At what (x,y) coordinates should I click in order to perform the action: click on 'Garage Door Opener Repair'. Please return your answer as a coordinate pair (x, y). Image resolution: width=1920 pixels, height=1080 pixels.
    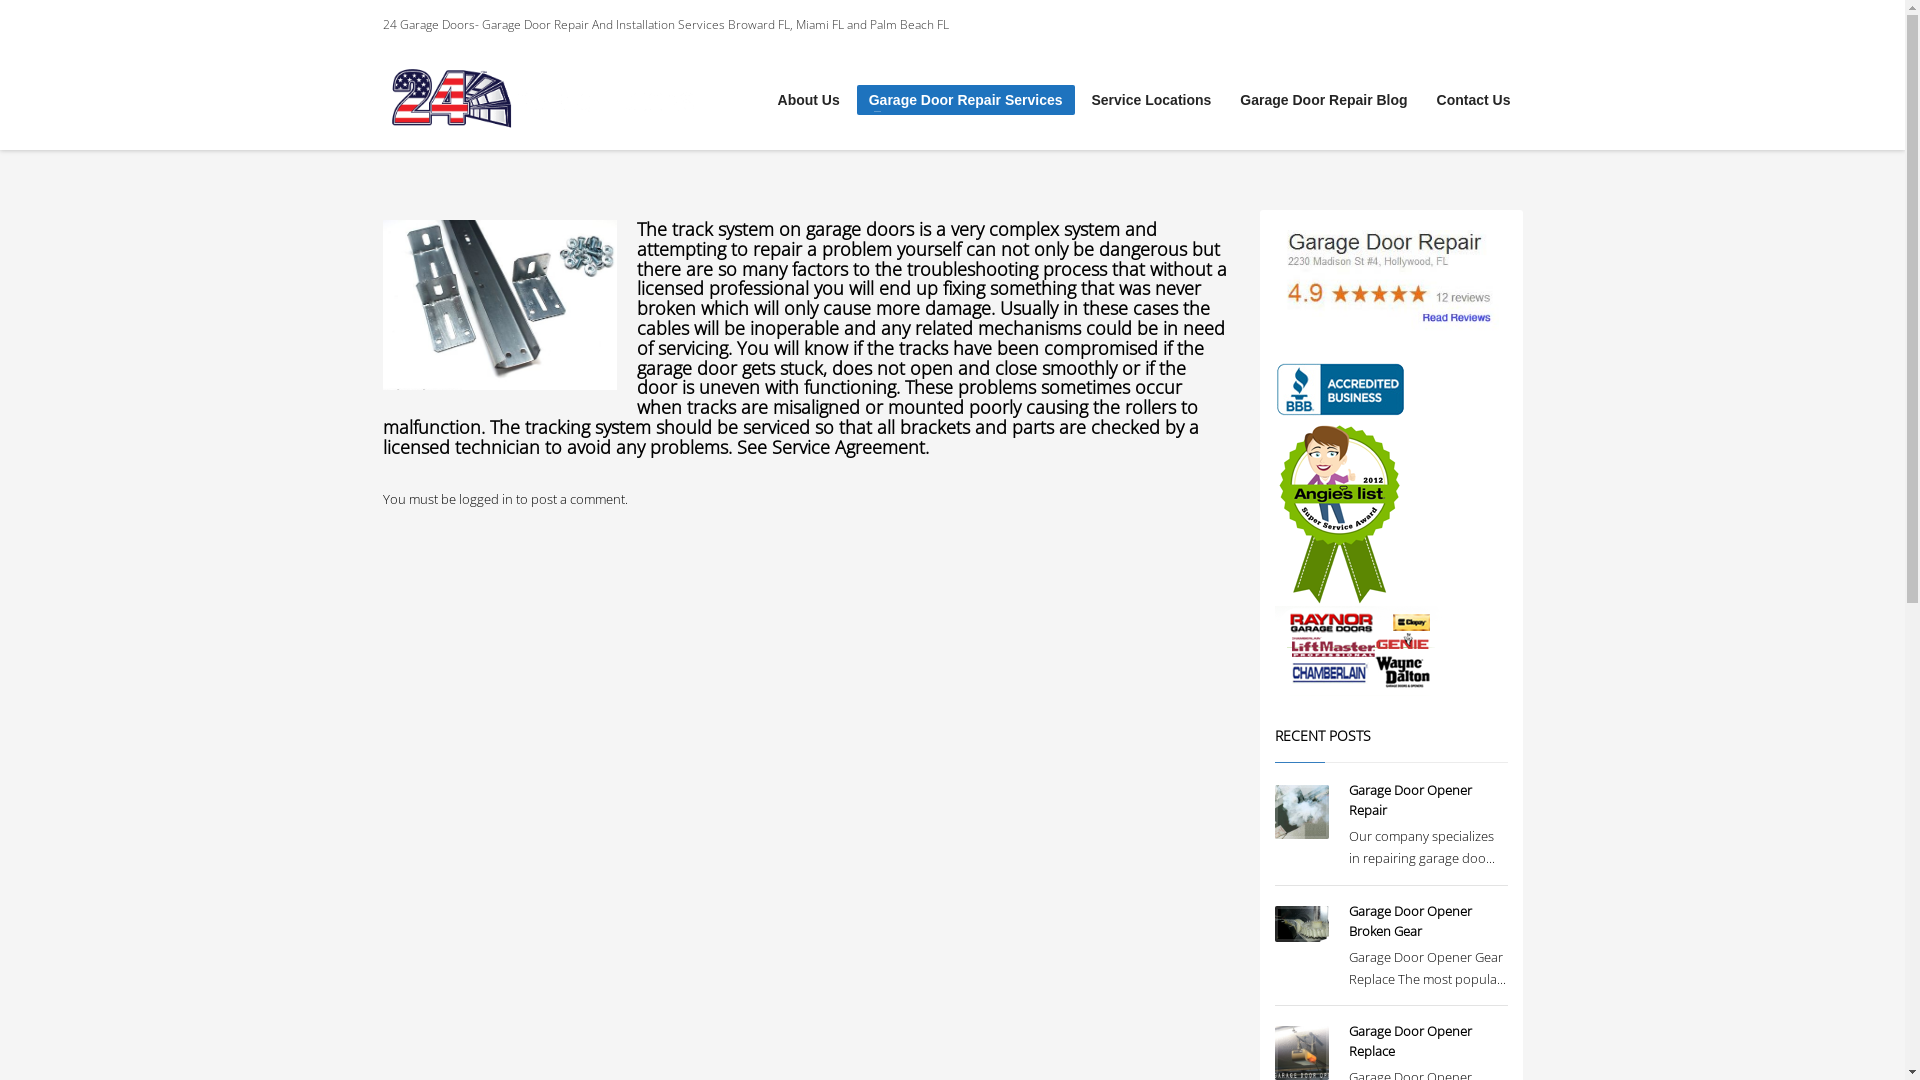
    Looking at the image, I should click on (1409, 798).